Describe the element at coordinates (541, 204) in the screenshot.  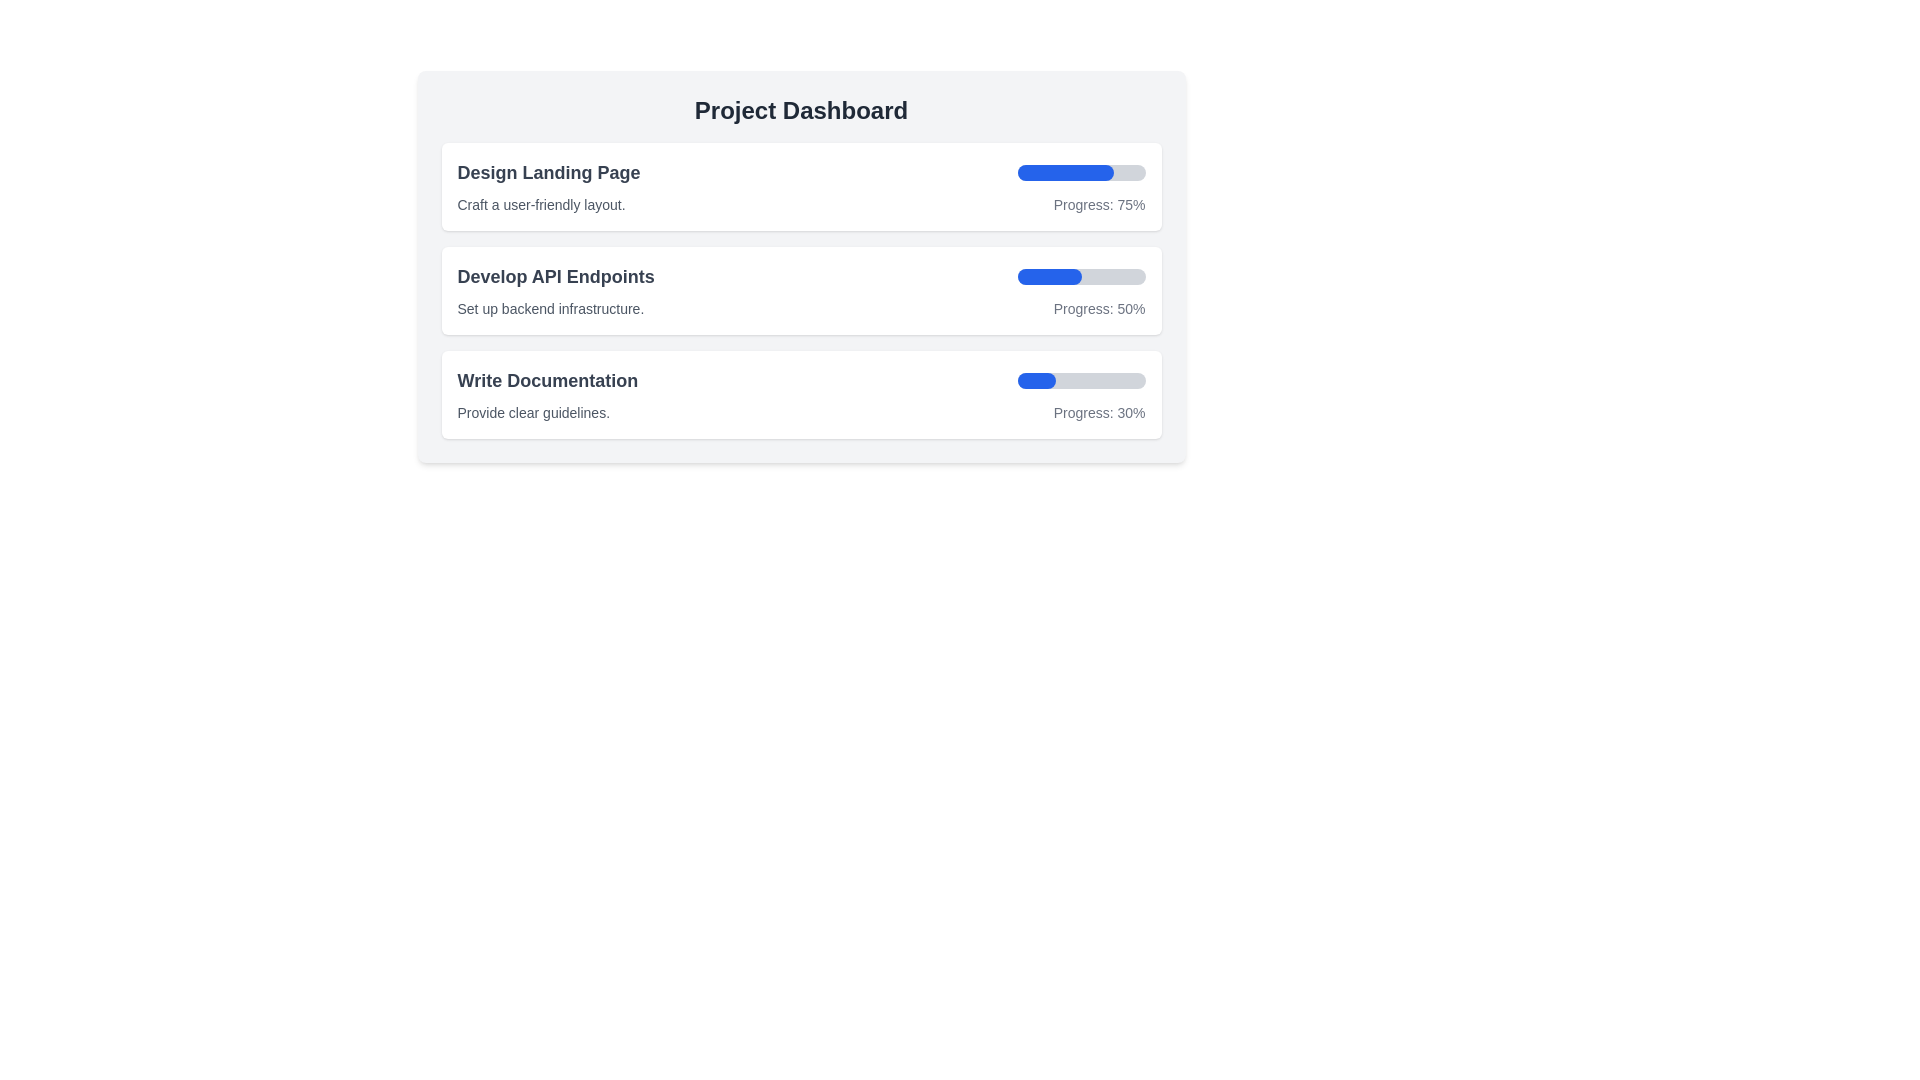
I see `the text label that provides additional information about the heading 'Design Landing Page'` at that location.